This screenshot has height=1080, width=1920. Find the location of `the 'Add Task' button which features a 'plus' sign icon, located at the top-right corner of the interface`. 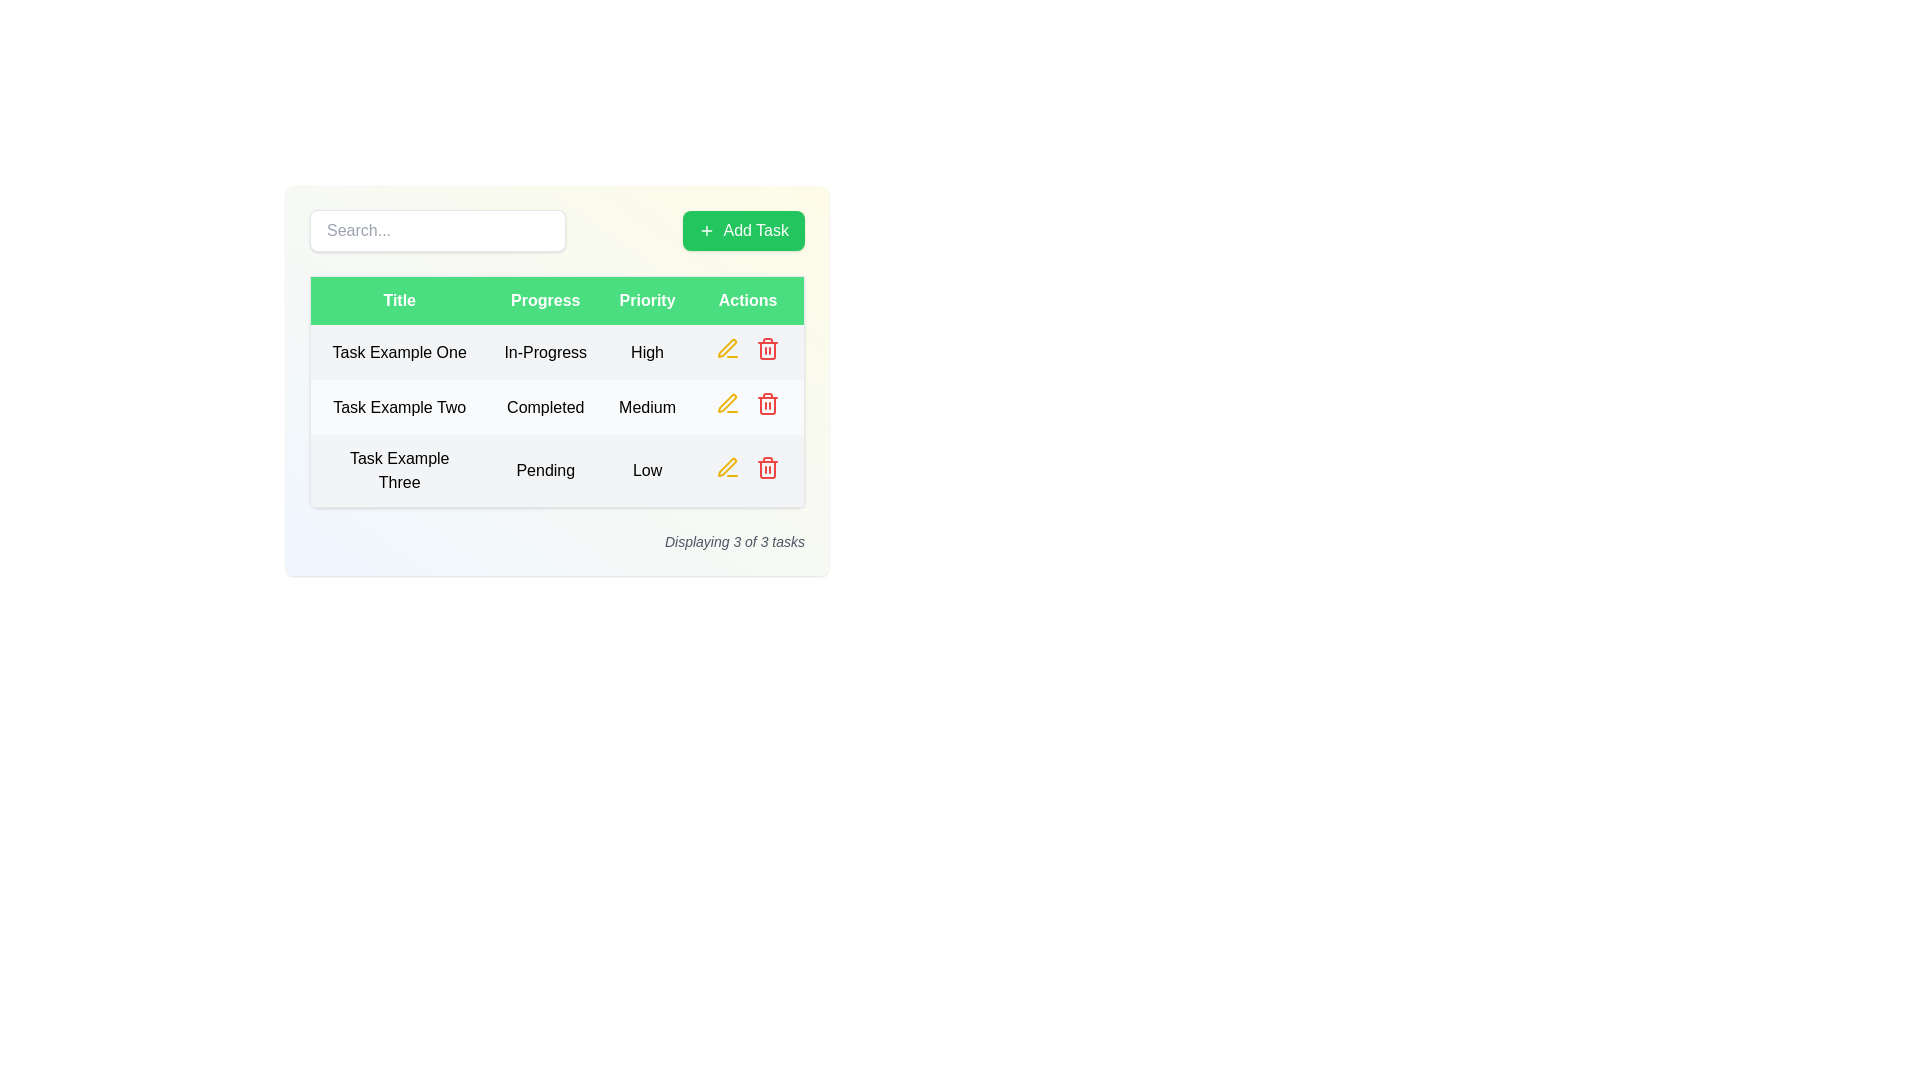

the 'Add Task' button which features a 'plus' sign icon, located at the top-right corner of the interface is located at coordinates (707, 230).